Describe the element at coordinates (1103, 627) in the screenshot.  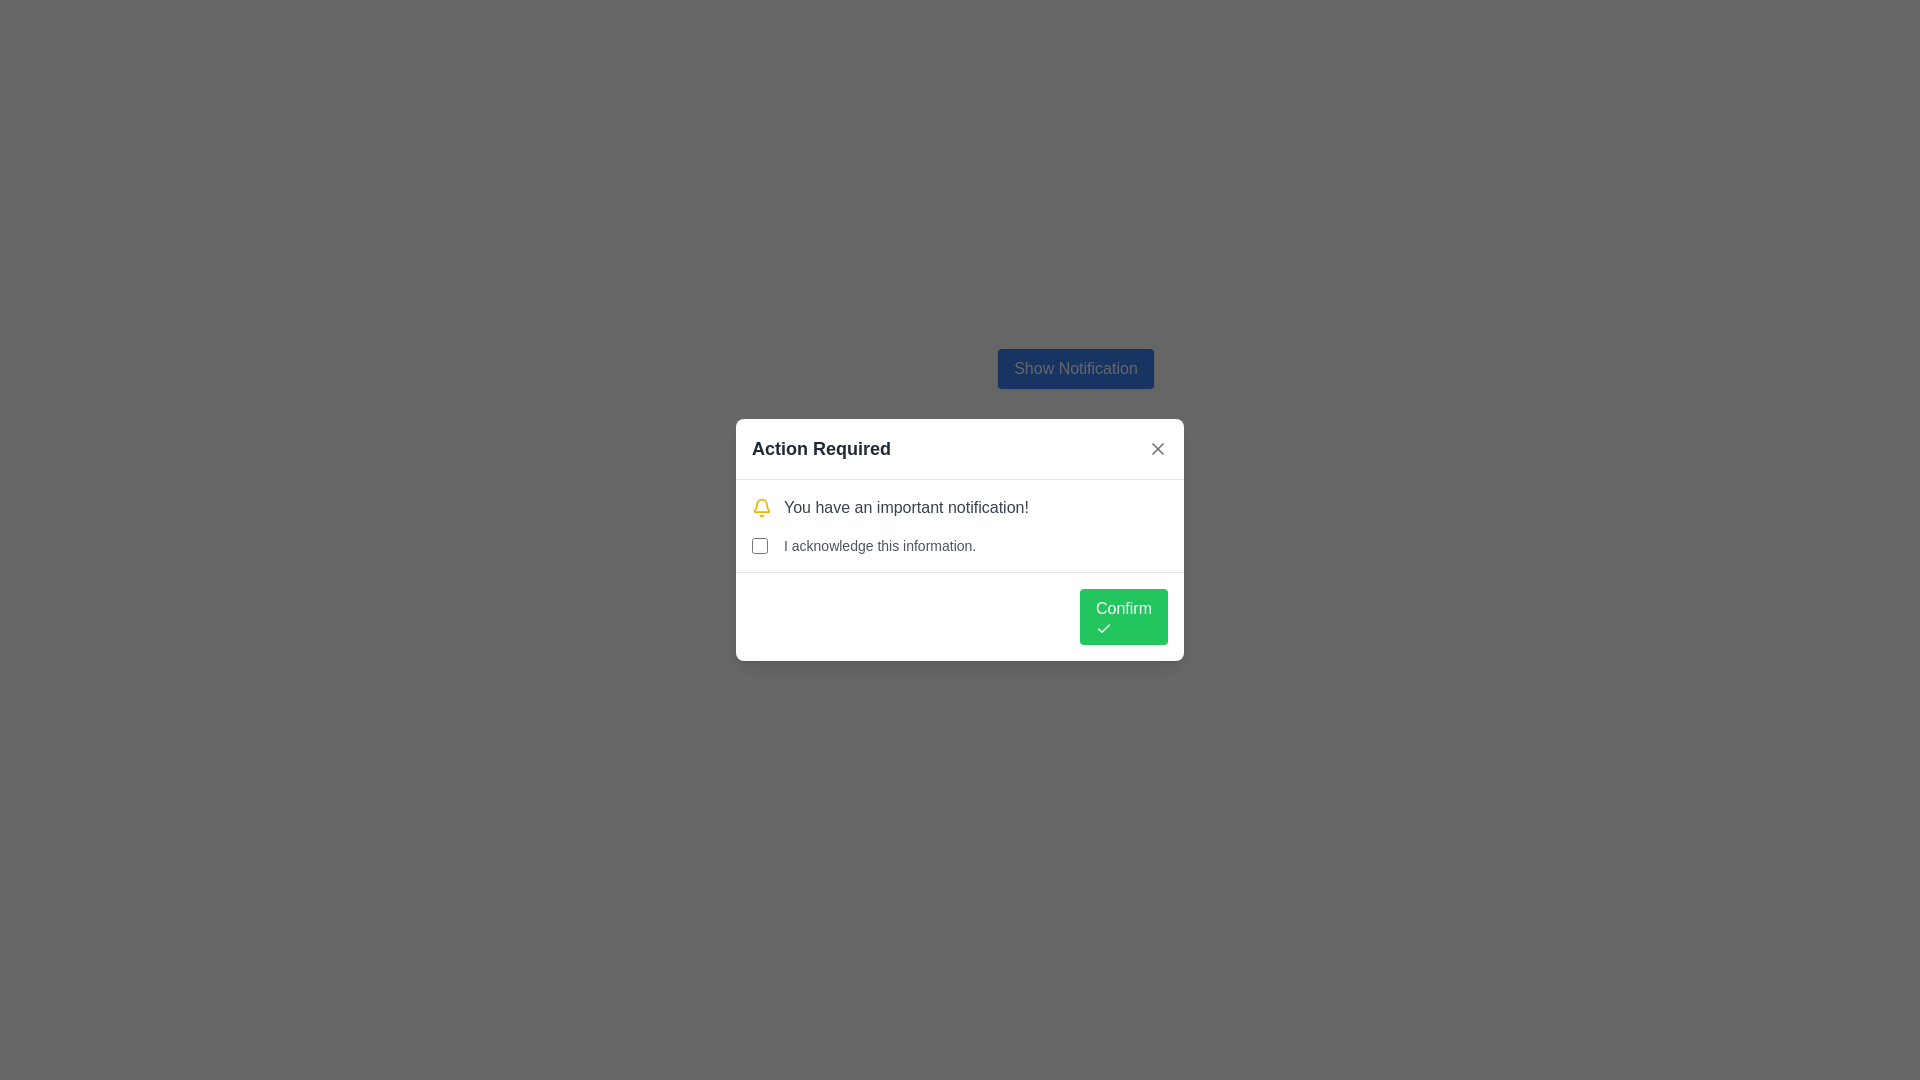
I see `the presence of the Decorative icon located within the green 'Confirm' button at the bottom-right corner of the modal dialog titled 'Action Required'` at that location.